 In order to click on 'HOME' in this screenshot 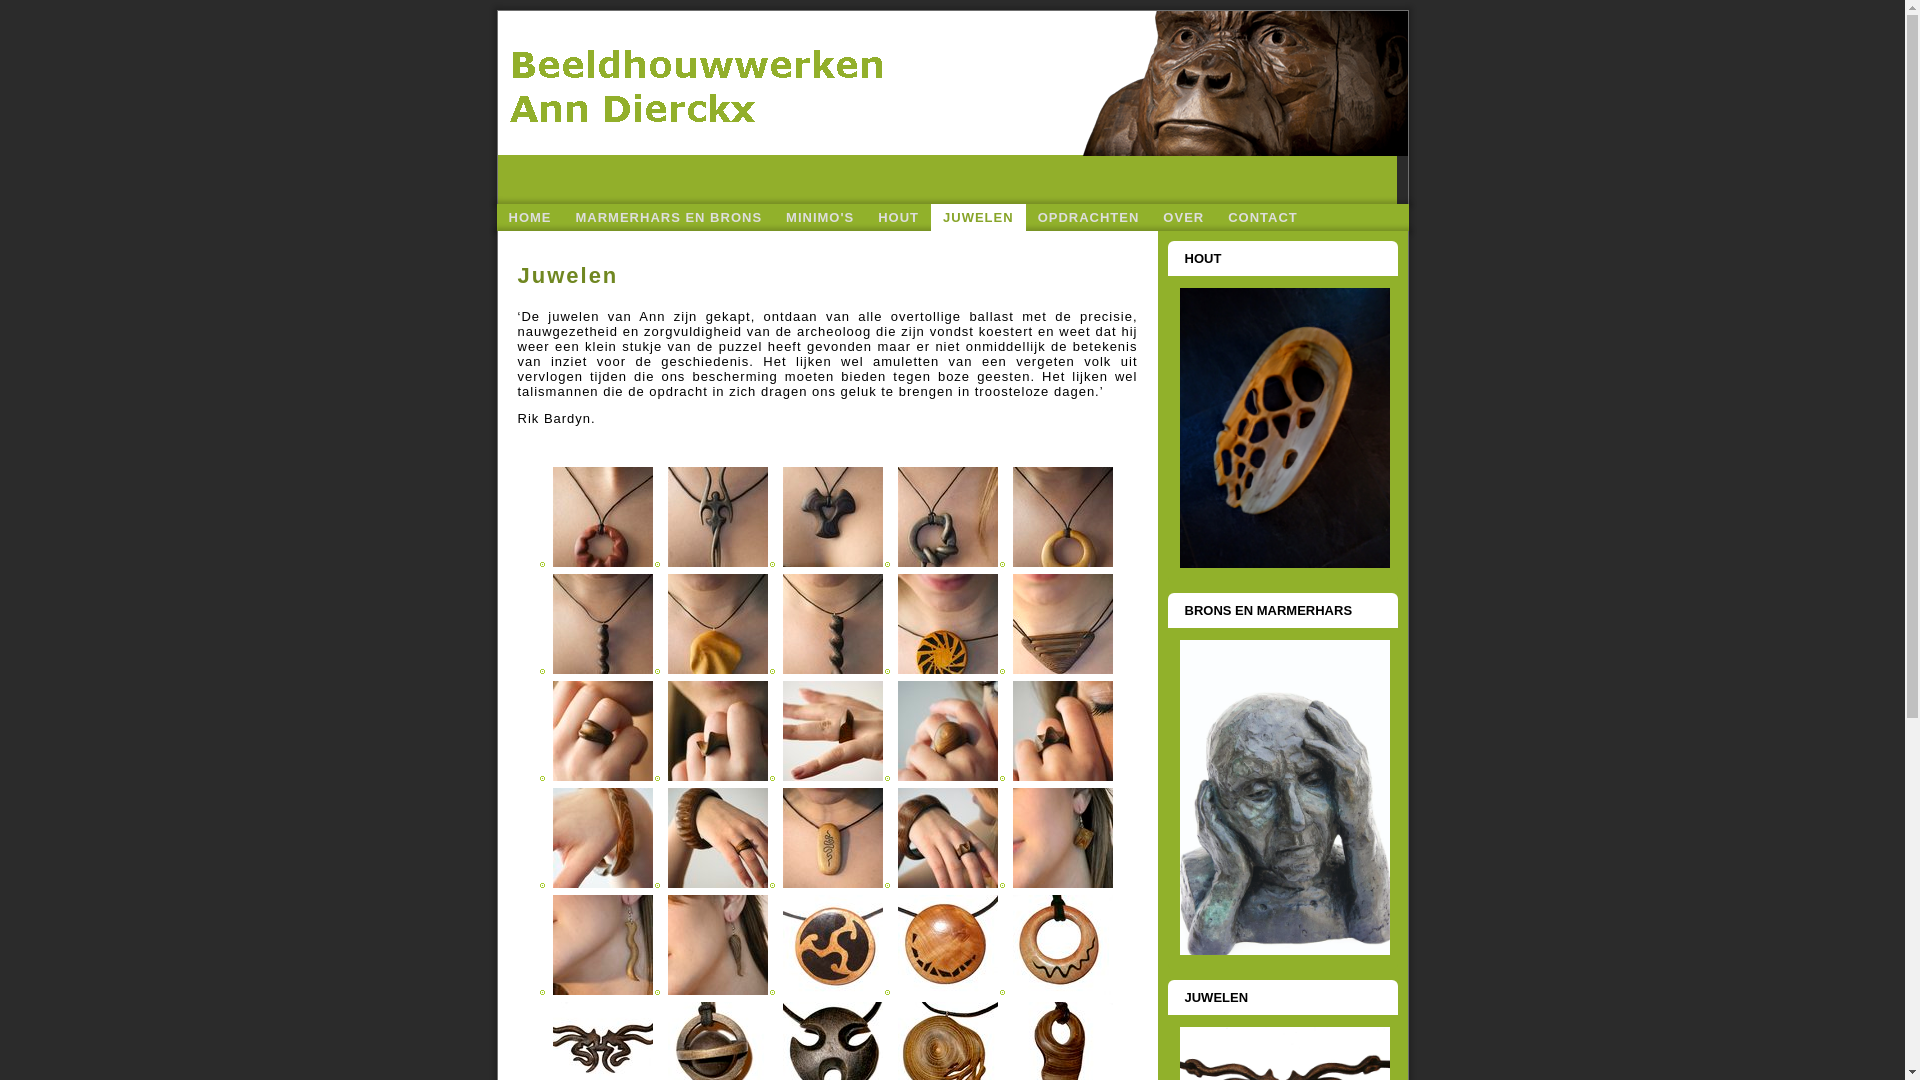, I will do `click(529, 217)`.